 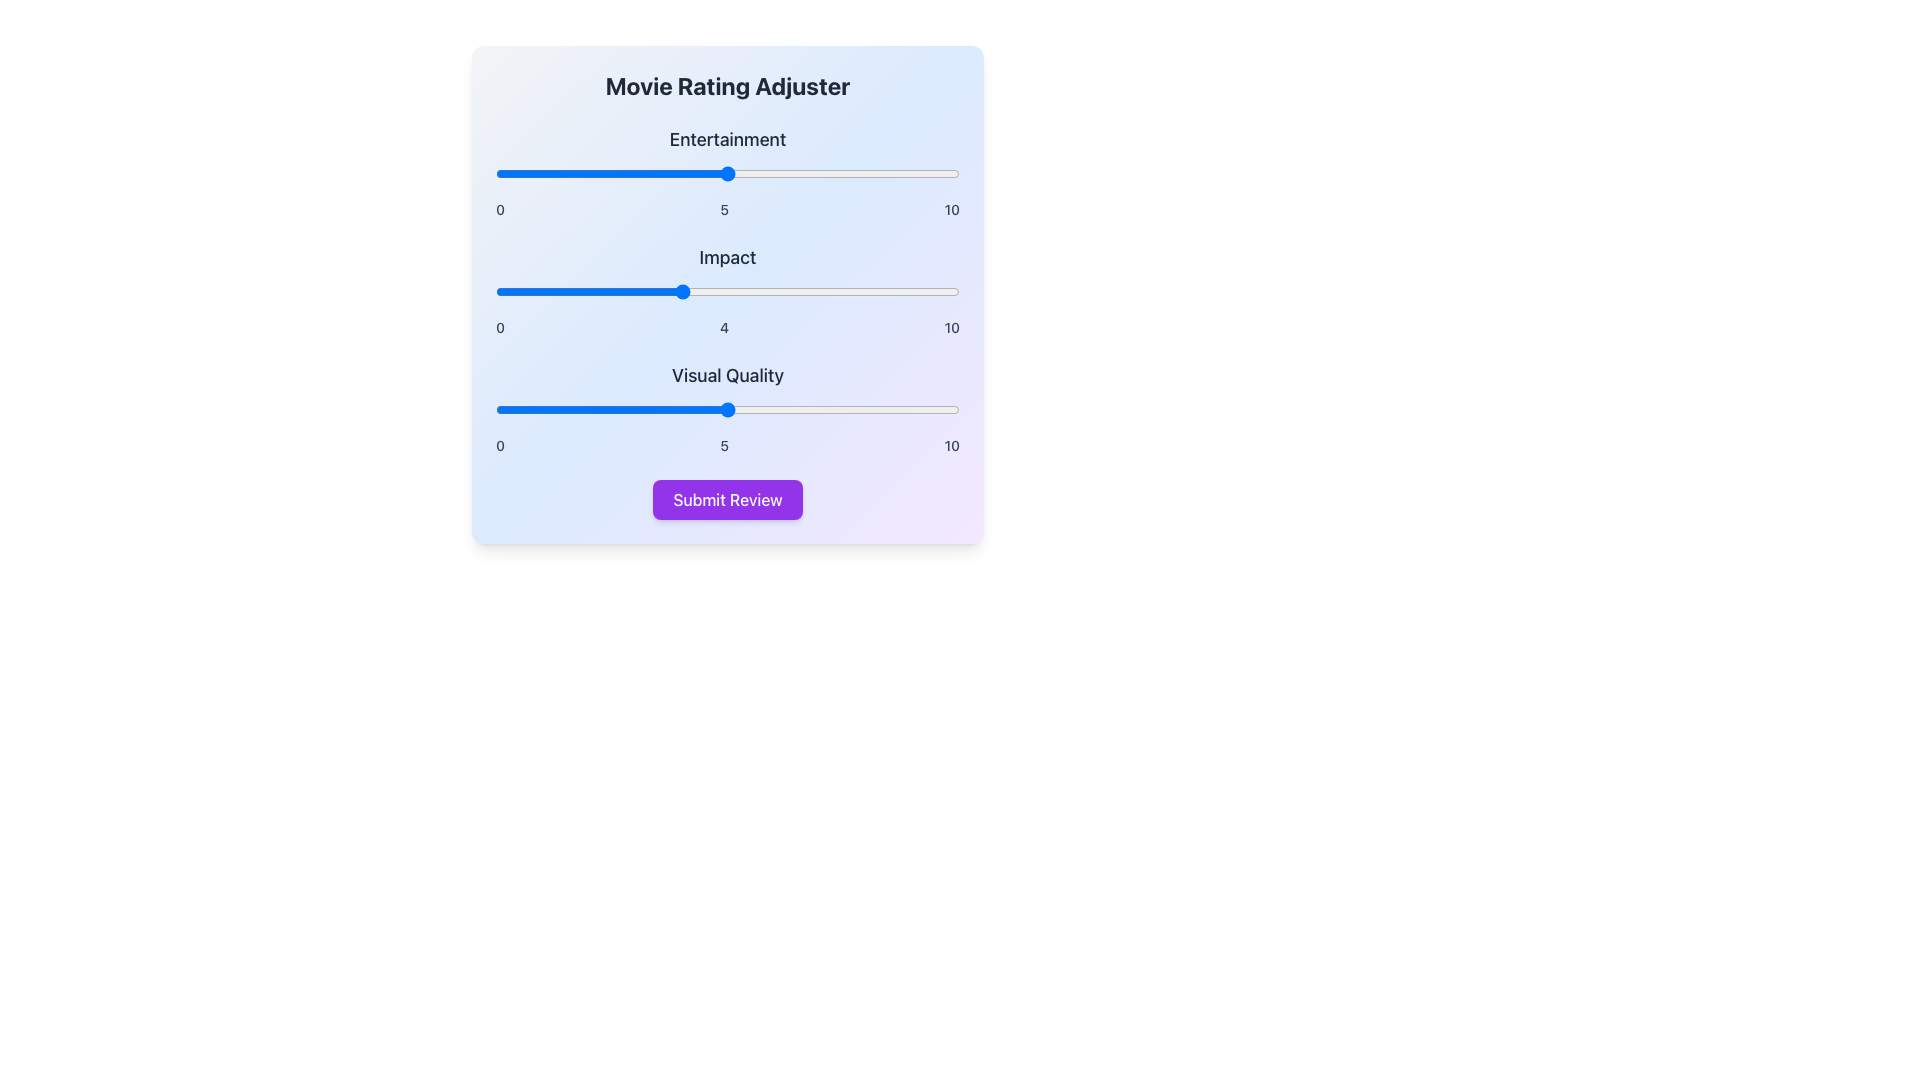 I want to click on the entertainment value, so click(x=773, y=172).